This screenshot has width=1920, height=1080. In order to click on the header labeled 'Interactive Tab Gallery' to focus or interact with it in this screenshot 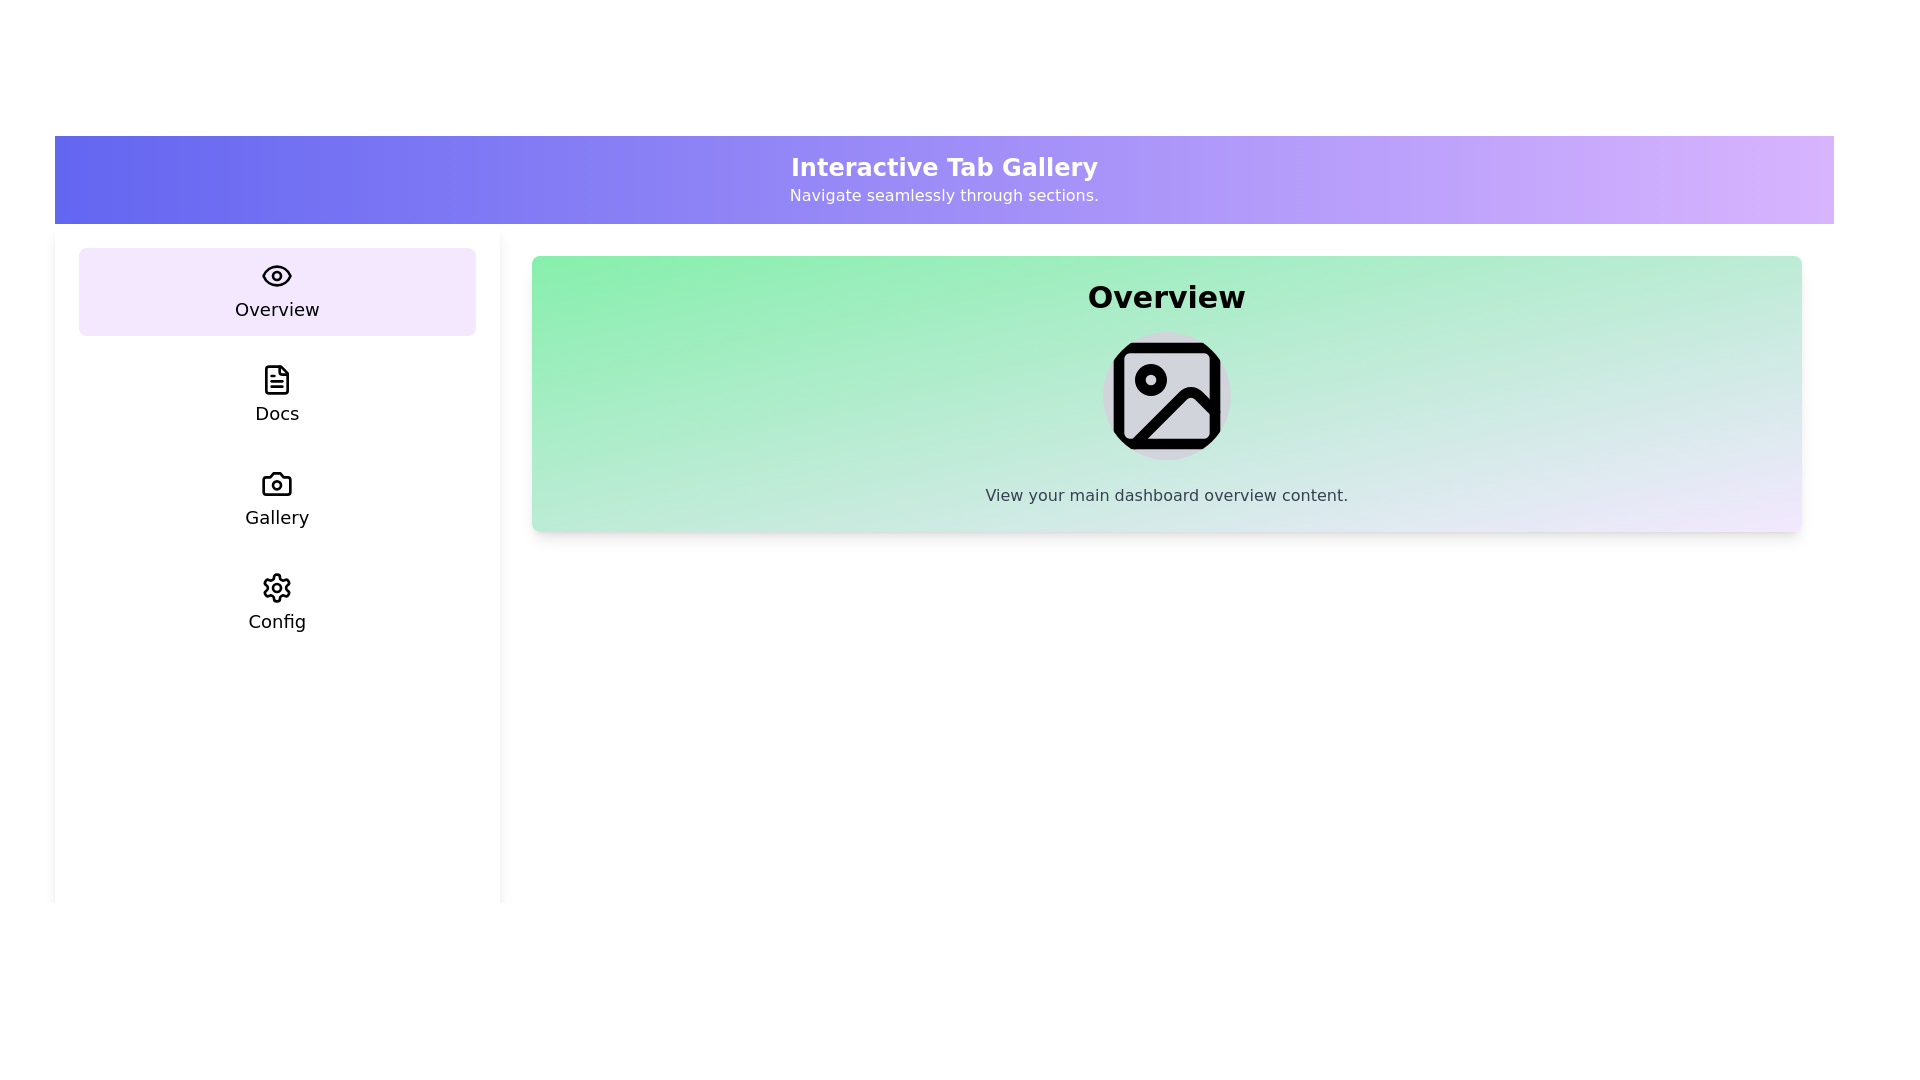, I will do `click(943, 180)`.